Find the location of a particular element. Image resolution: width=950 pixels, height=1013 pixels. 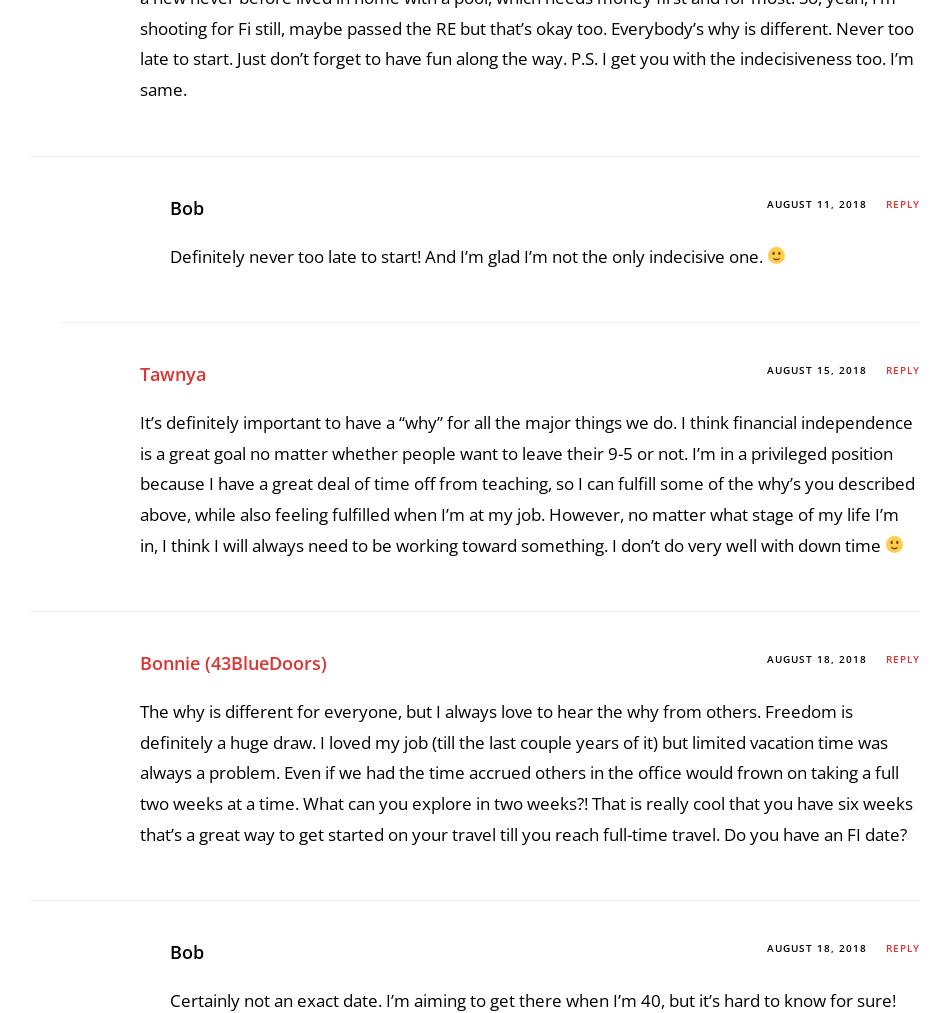

'Another great post, Bob.  My Why of Fi is wanderlust, I do want to see more of the world, and to have a new never before lived in home with a pool, which needs money first and for most.  So, yeah, I’m shooting for Fi still, maybe passed the RE but that’s okay too.  Everybody’s why is different.  Never too late to start.  Just don’t forget to have fun along the way.    P.S.  I get you with the indecisiveness too. I’m same.' is located at coordinates (527, 590).